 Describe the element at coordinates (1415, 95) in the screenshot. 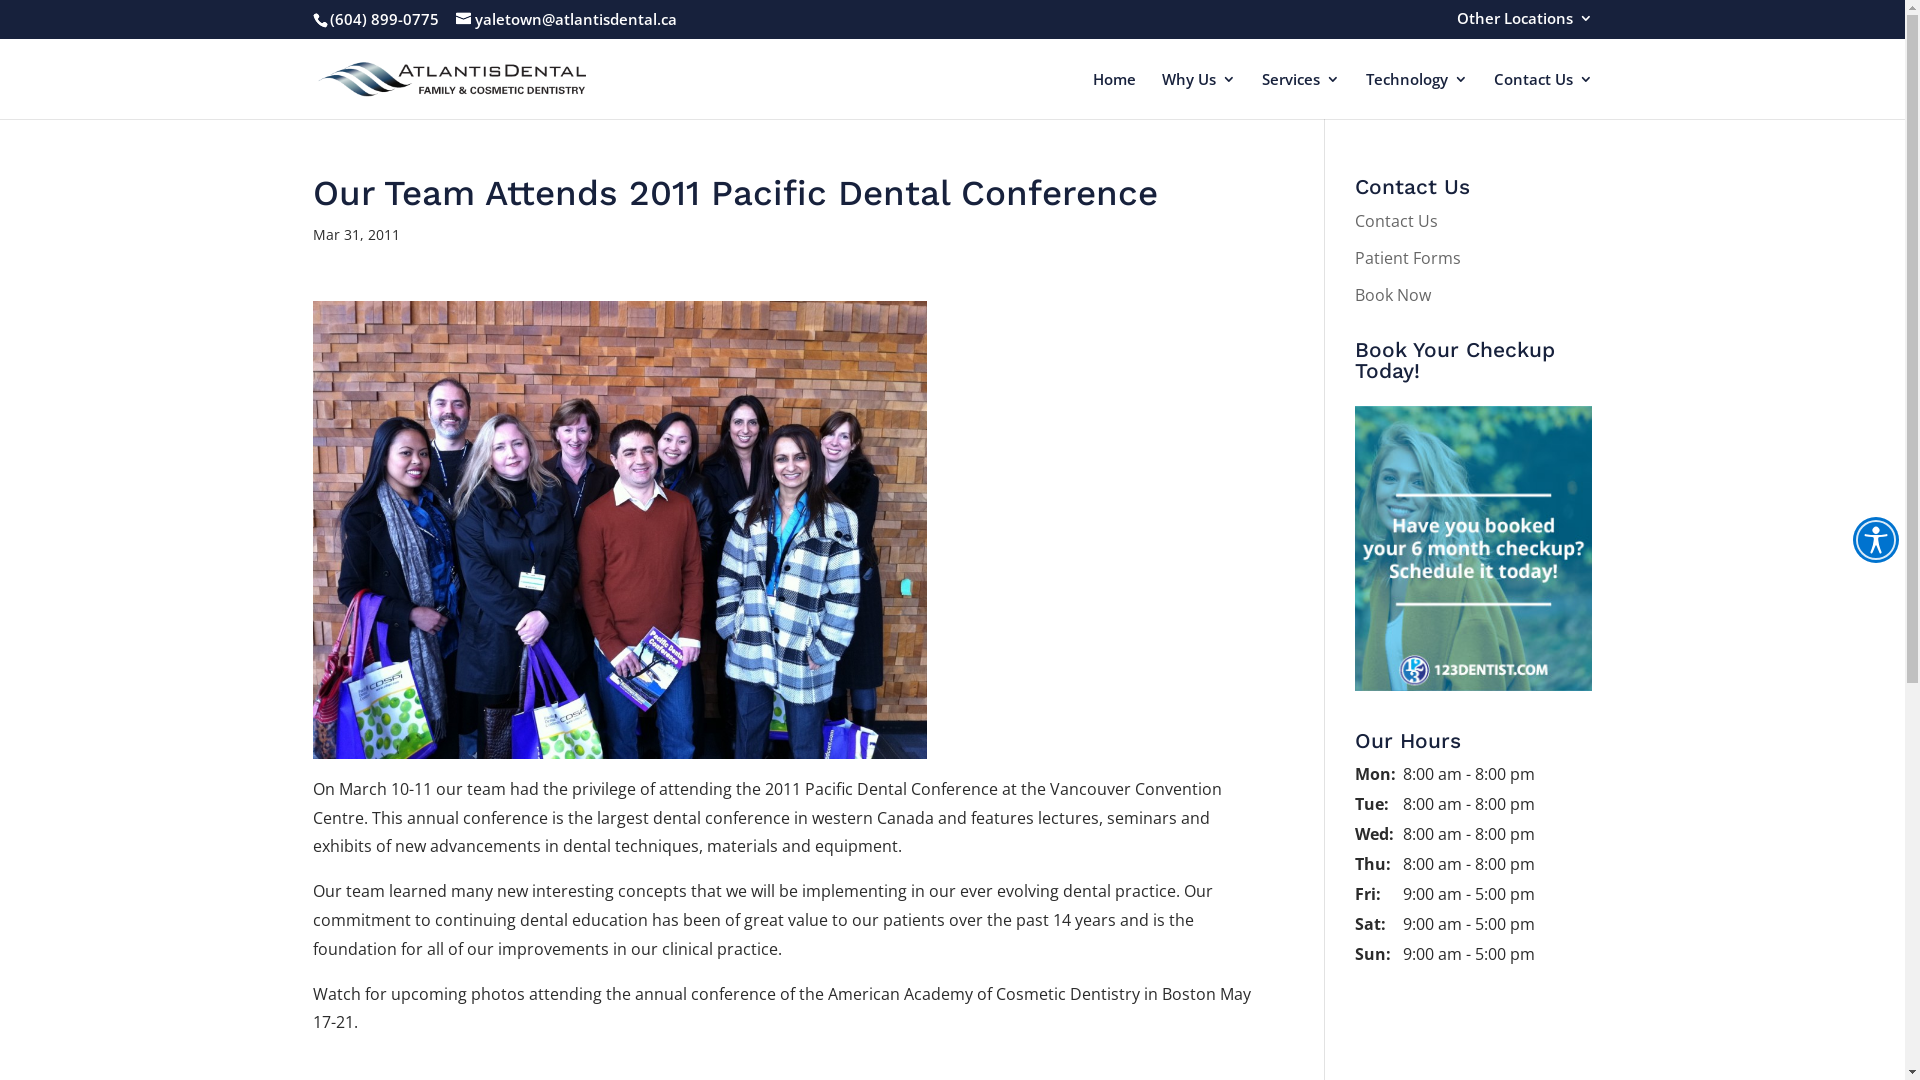

I see `'Technology'` at that location.